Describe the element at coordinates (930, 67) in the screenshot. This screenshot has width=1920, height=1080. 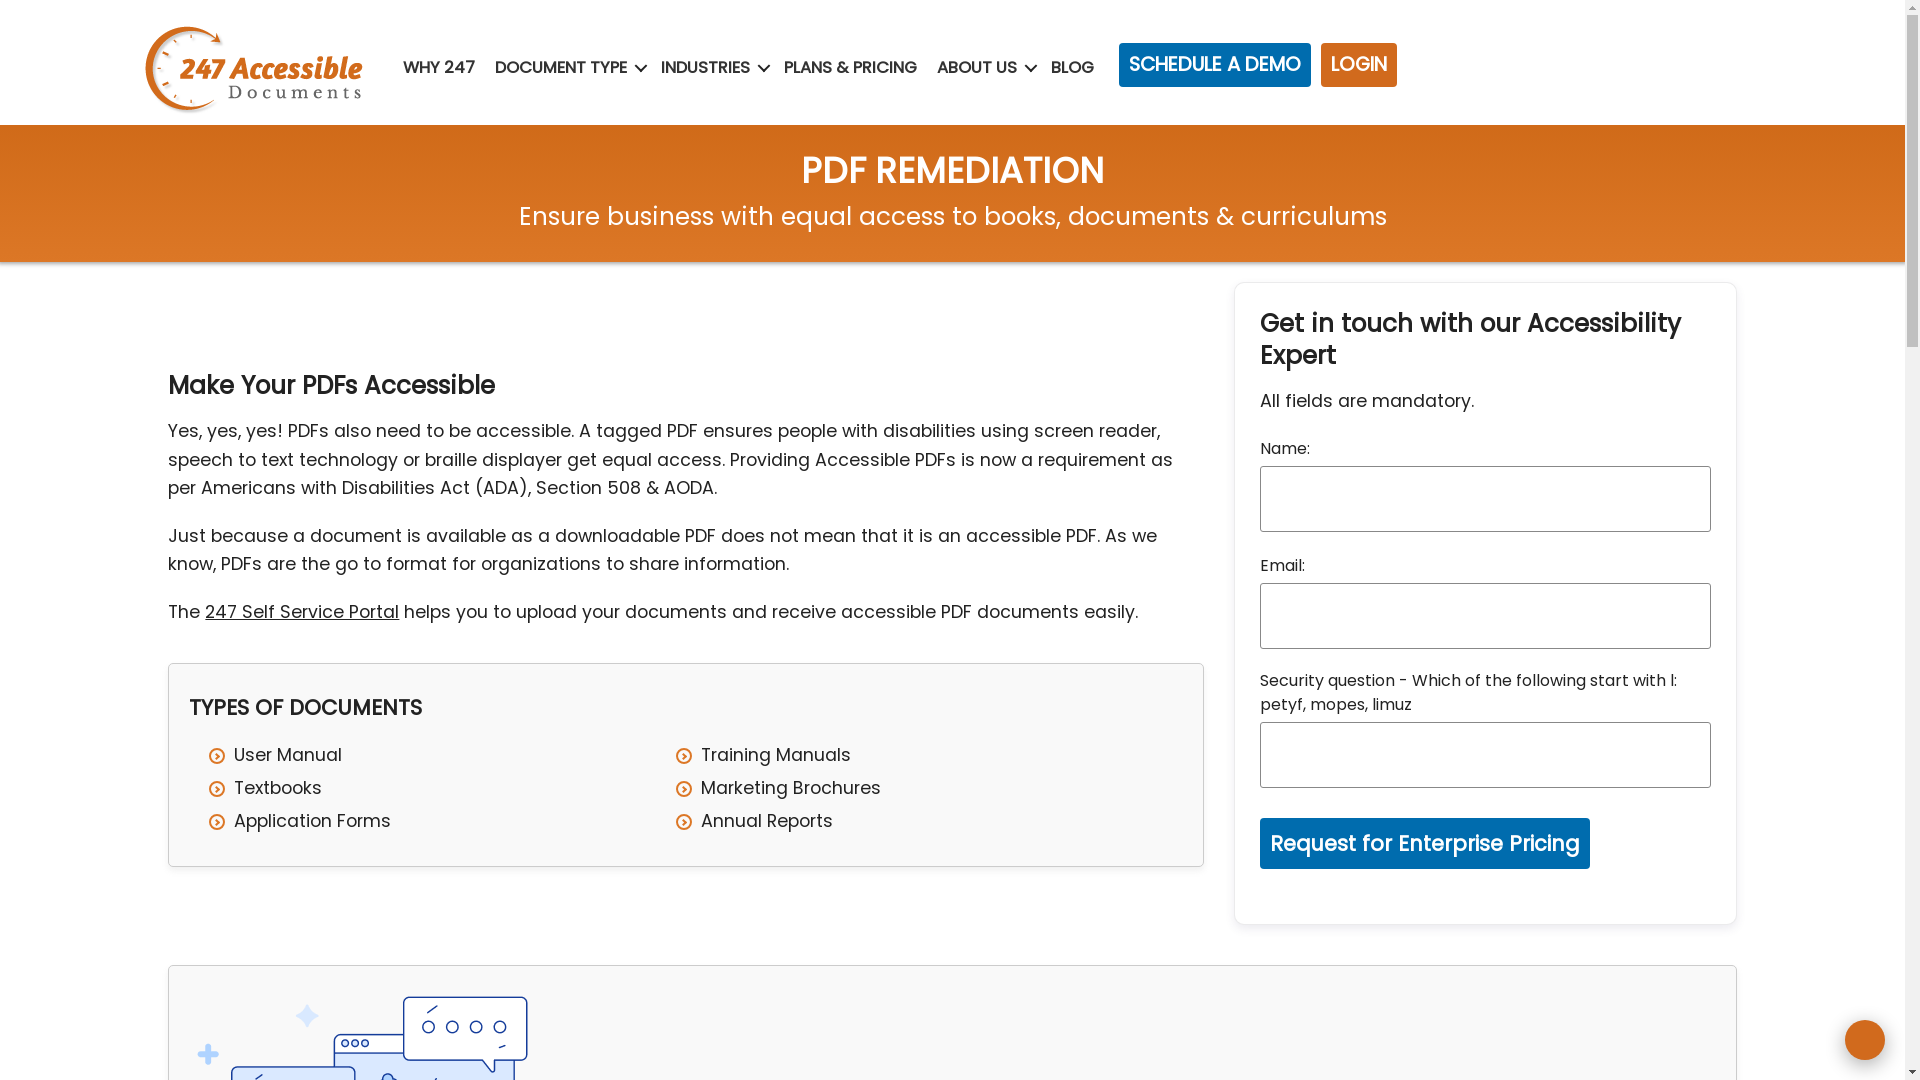
I see `'ABOUT US'` at that location.